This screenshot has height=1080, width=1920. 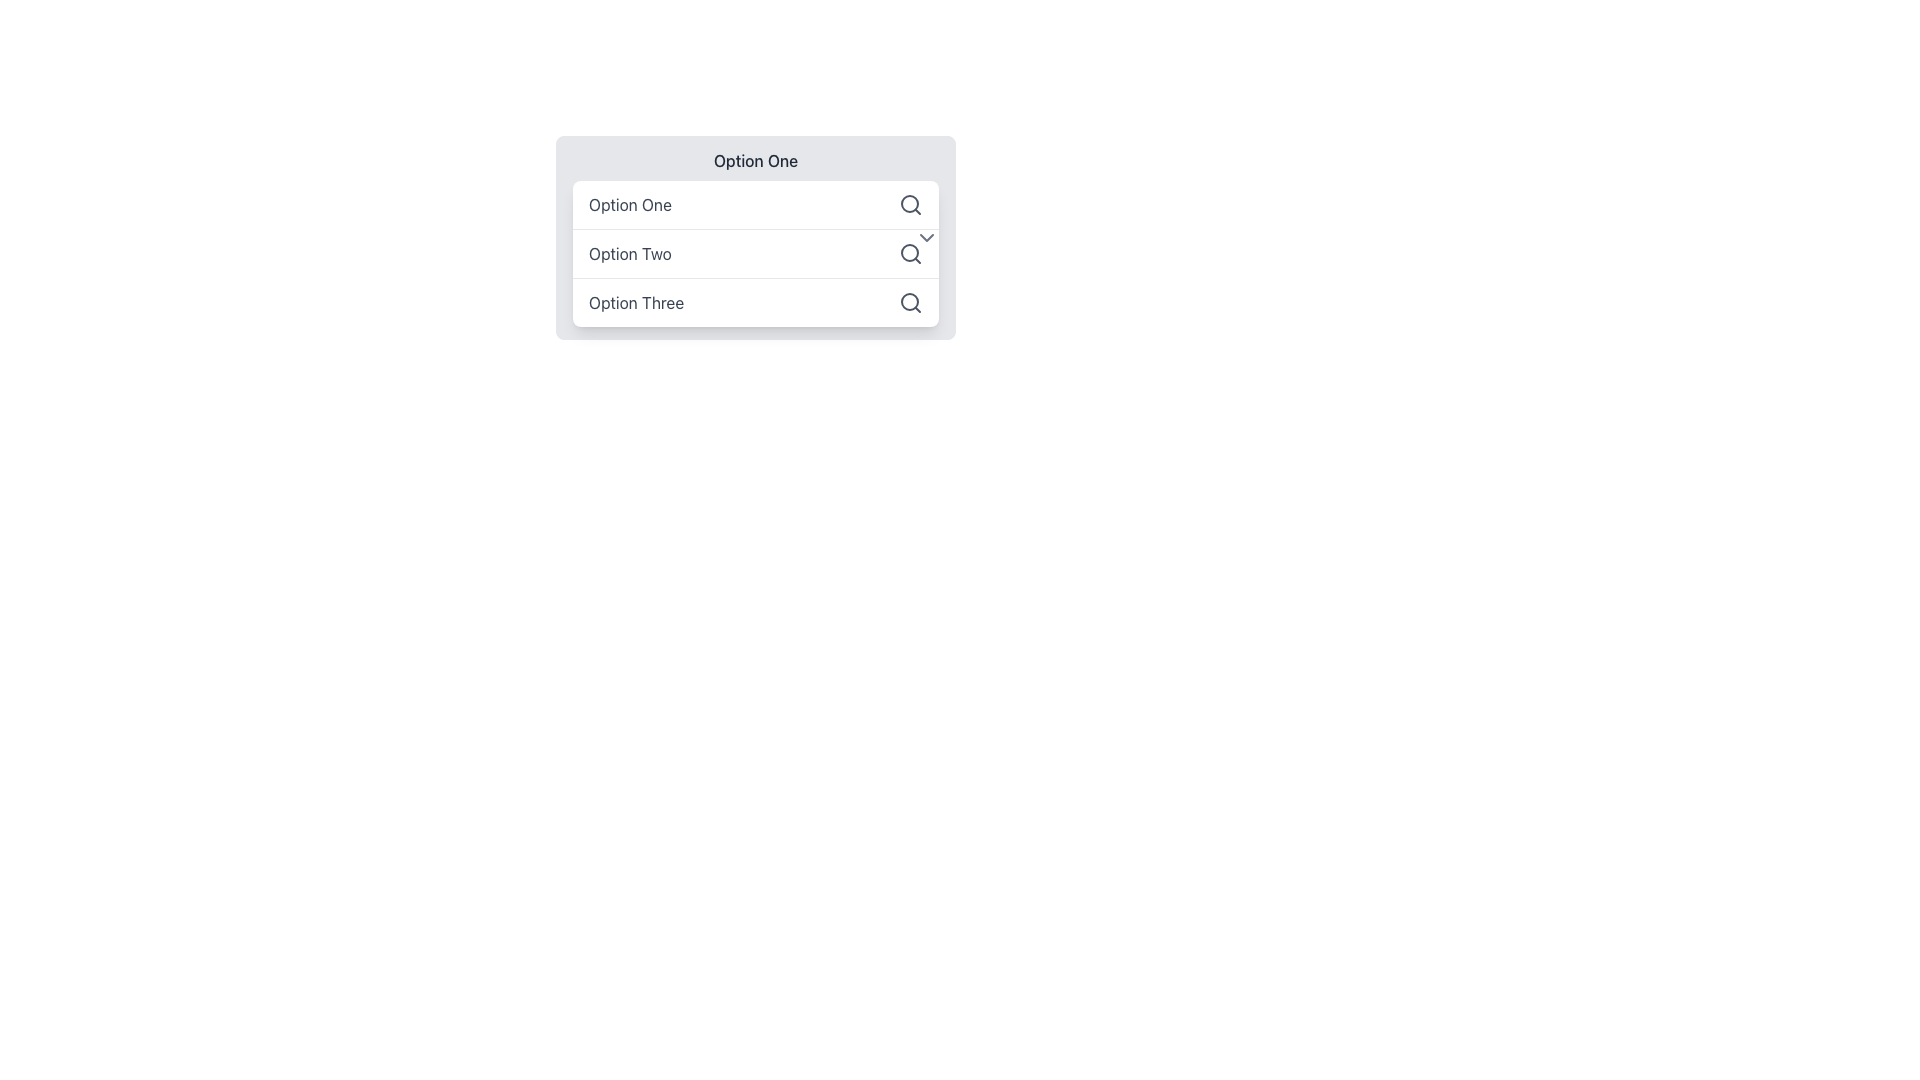 I want to click on the chevron icon located on the right side of the 'Option Two' row in the dropdown list, so click(x=925, y=237).